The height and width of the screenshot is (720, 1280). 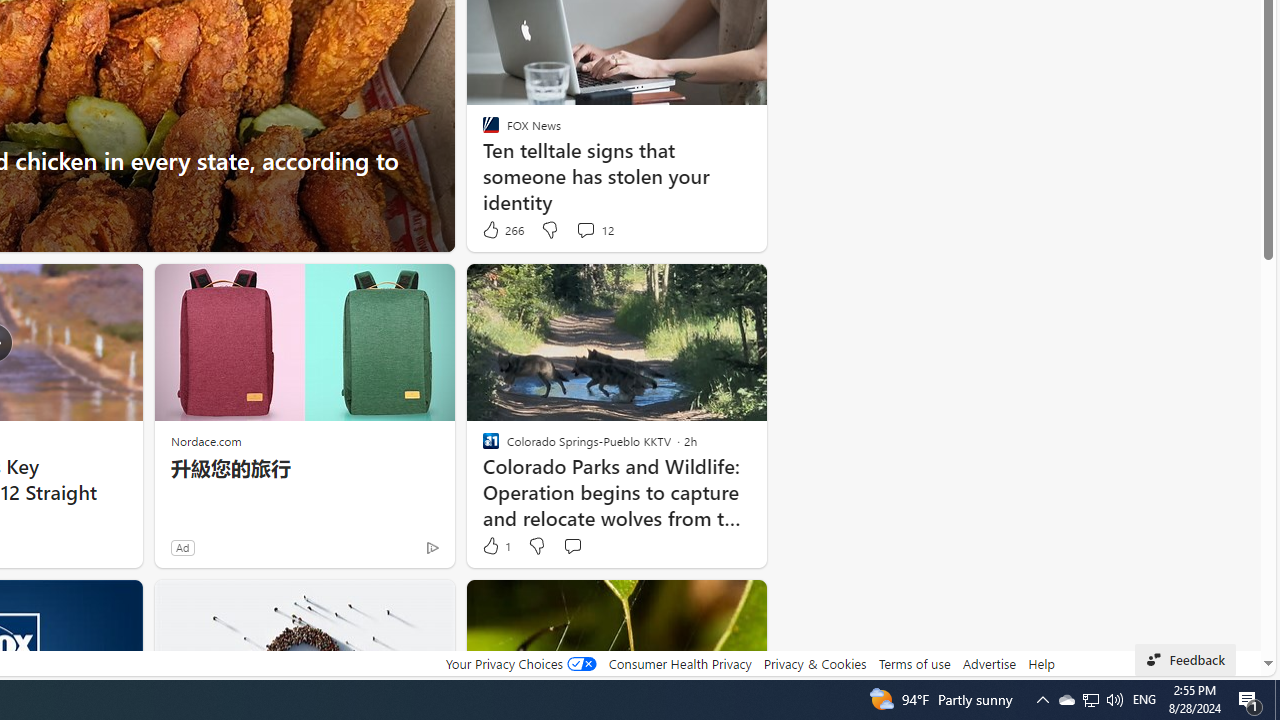 I want to click on 'Help', so click(x=1040, y=663).